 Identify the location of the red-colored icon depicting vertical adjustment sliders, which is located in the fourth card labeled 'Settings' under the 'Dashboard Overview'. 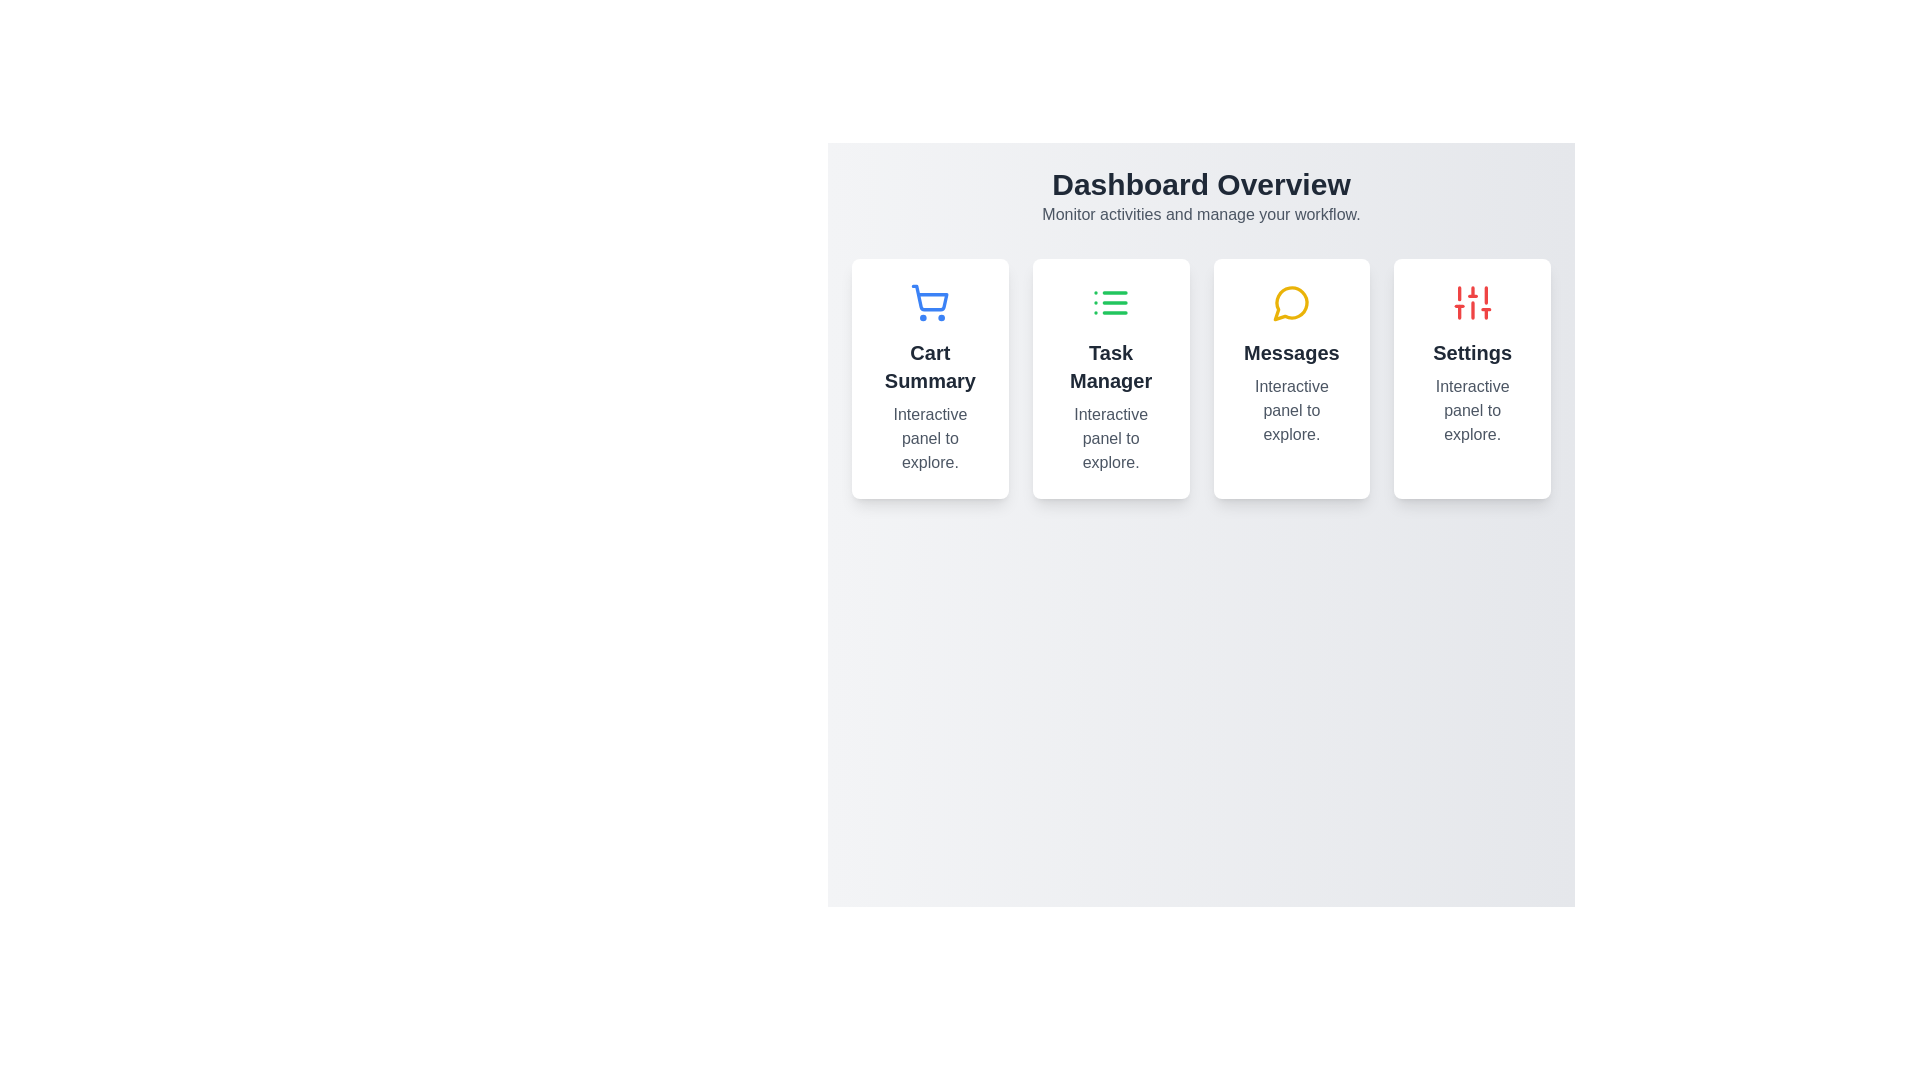
(1472, 303).